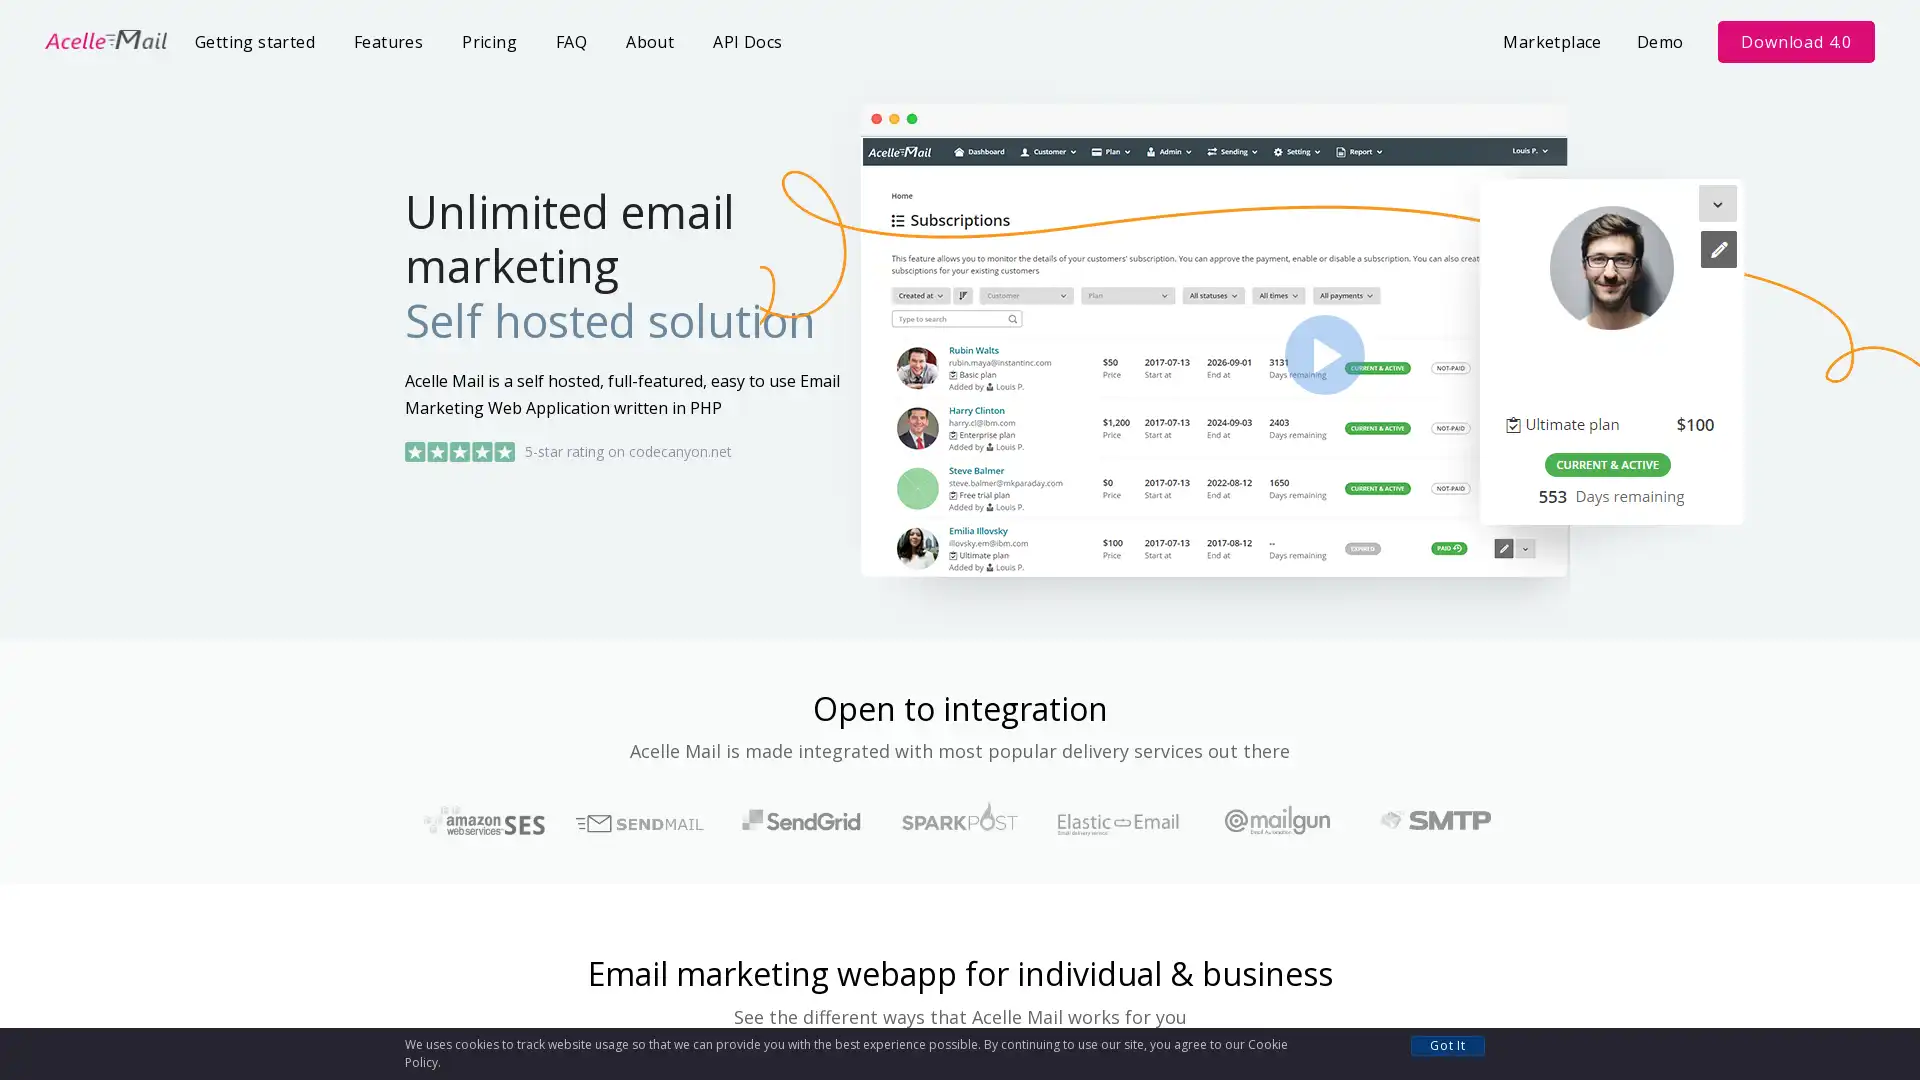 The height and width of the screenshot is (1080, 1920). What do you see at coordinates (1448, 1044) in the screenshot?
I see `Got It` at bounding box center [1448, 1044].